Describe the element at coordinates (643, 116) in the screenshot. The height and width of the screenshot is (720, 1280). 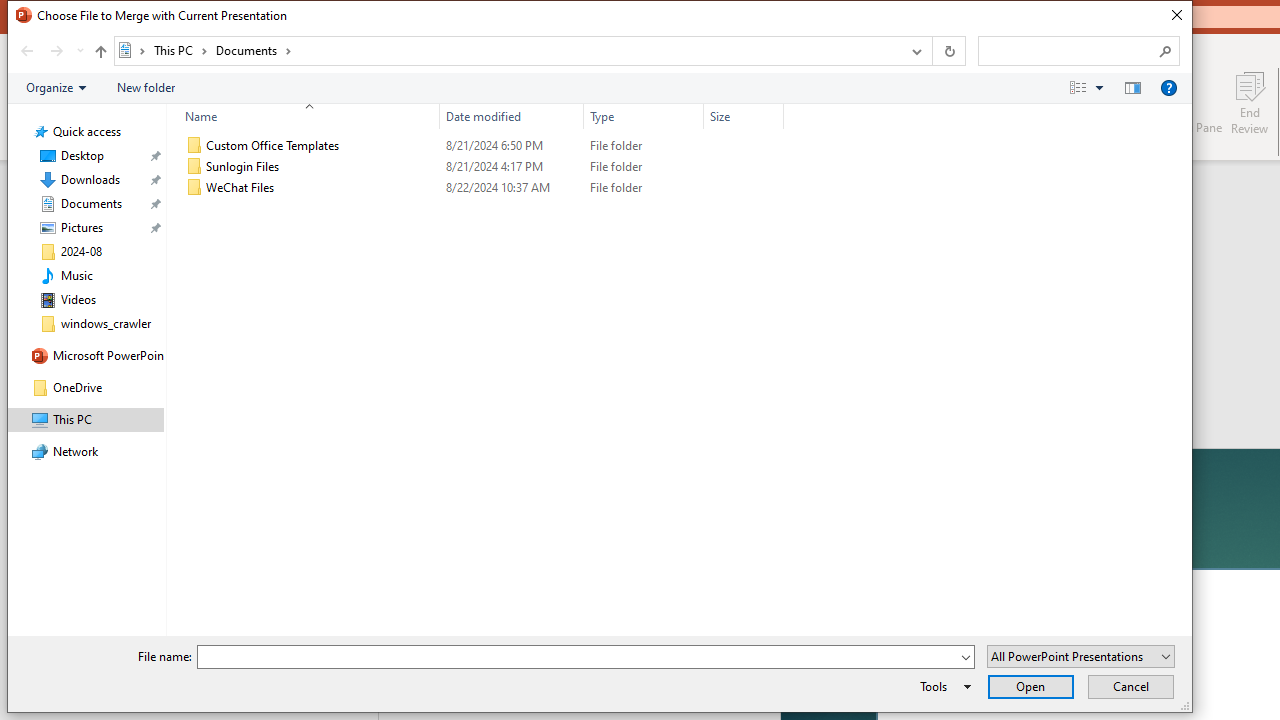
I see `'Type'` at that location.